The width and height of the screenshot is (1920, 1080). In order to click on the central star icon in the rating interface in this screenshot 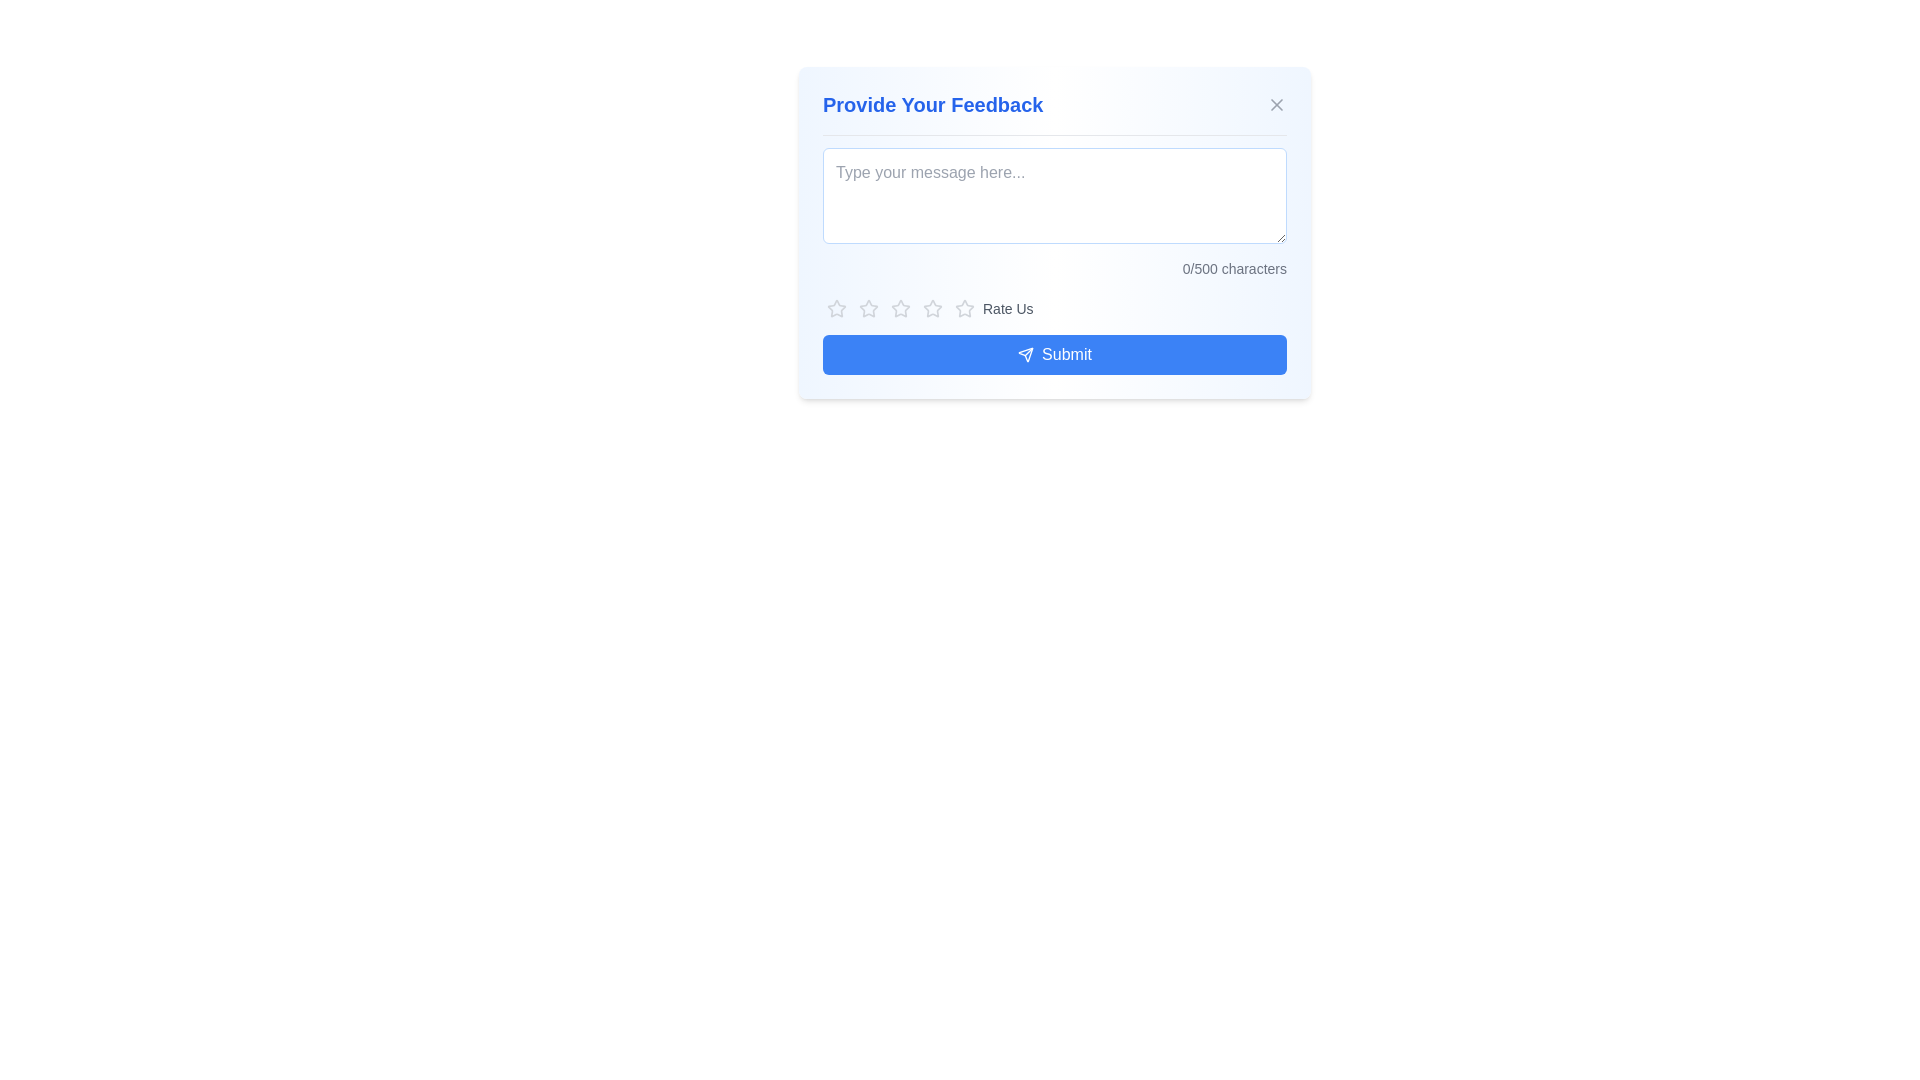, I will do `click(964, 308)`.